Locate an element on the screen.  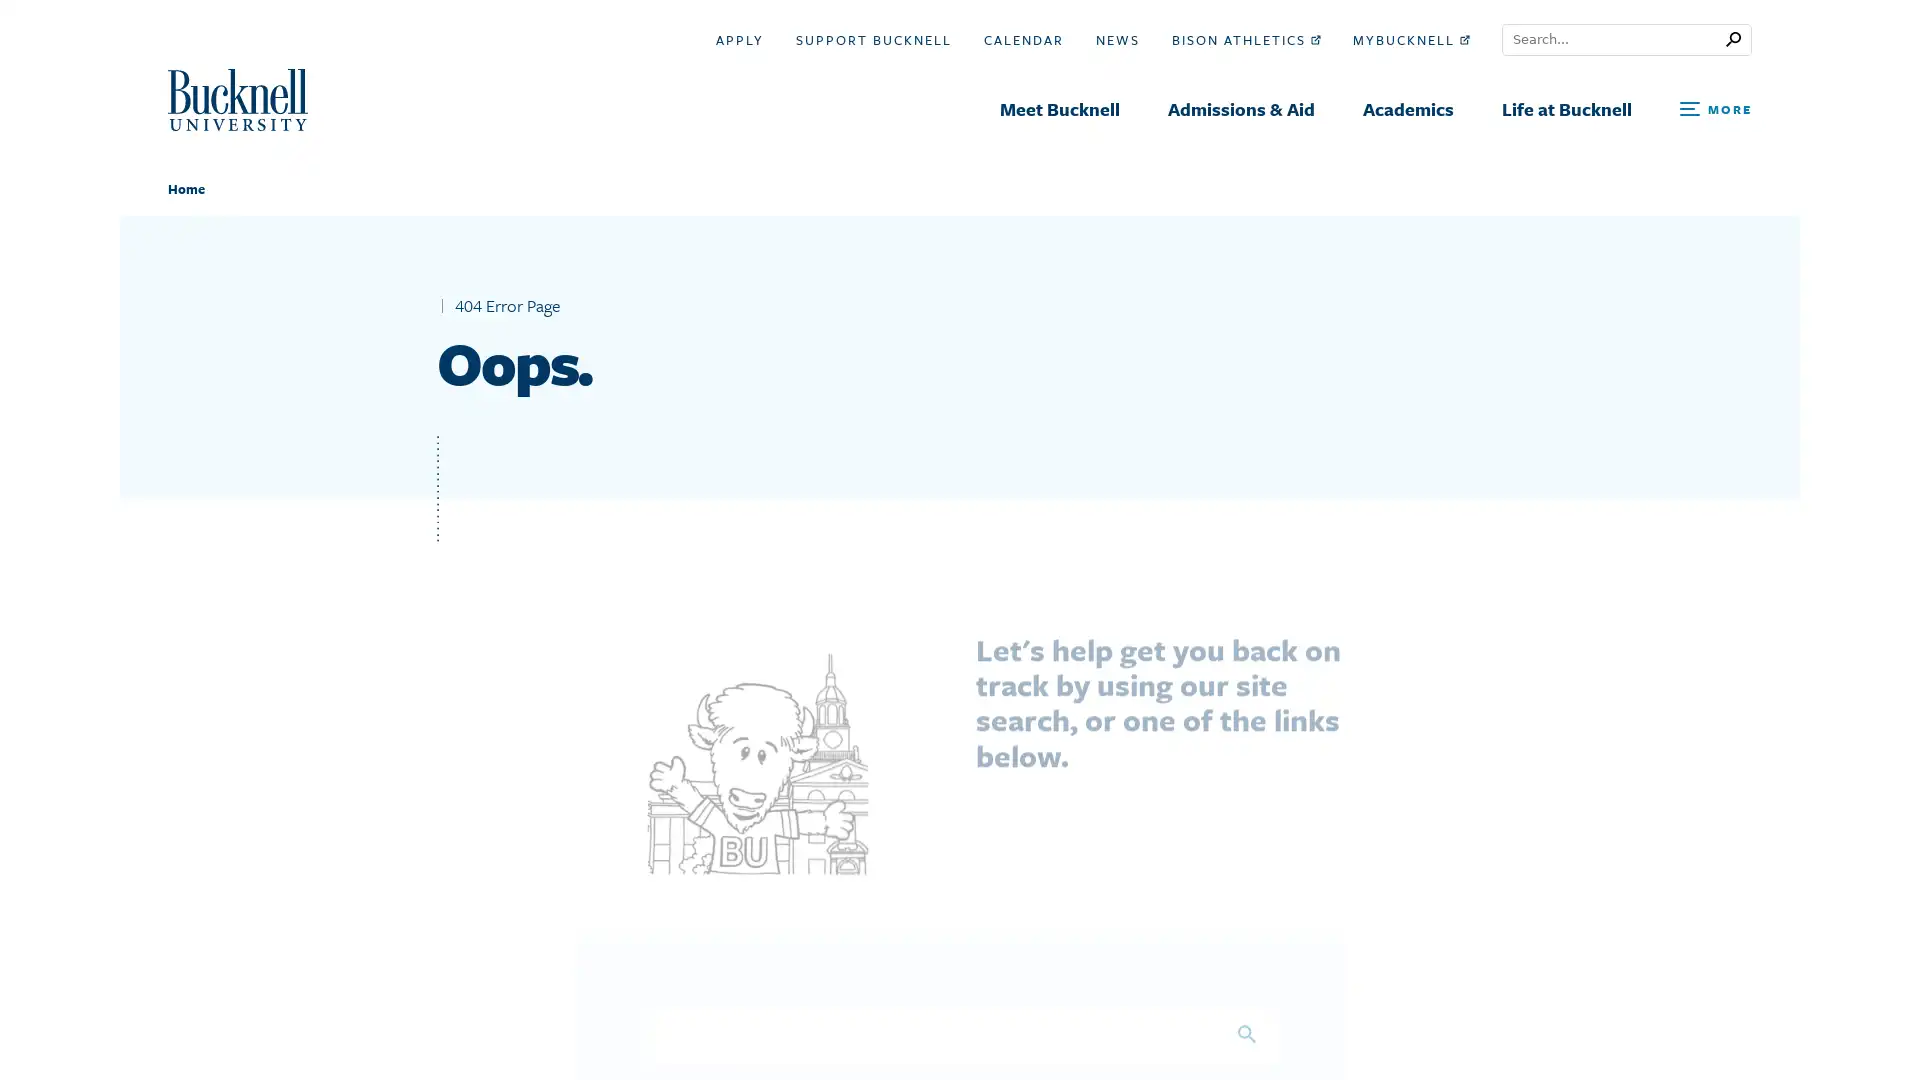
Open Search and Additional Links is located at coordinates (1715, 109).